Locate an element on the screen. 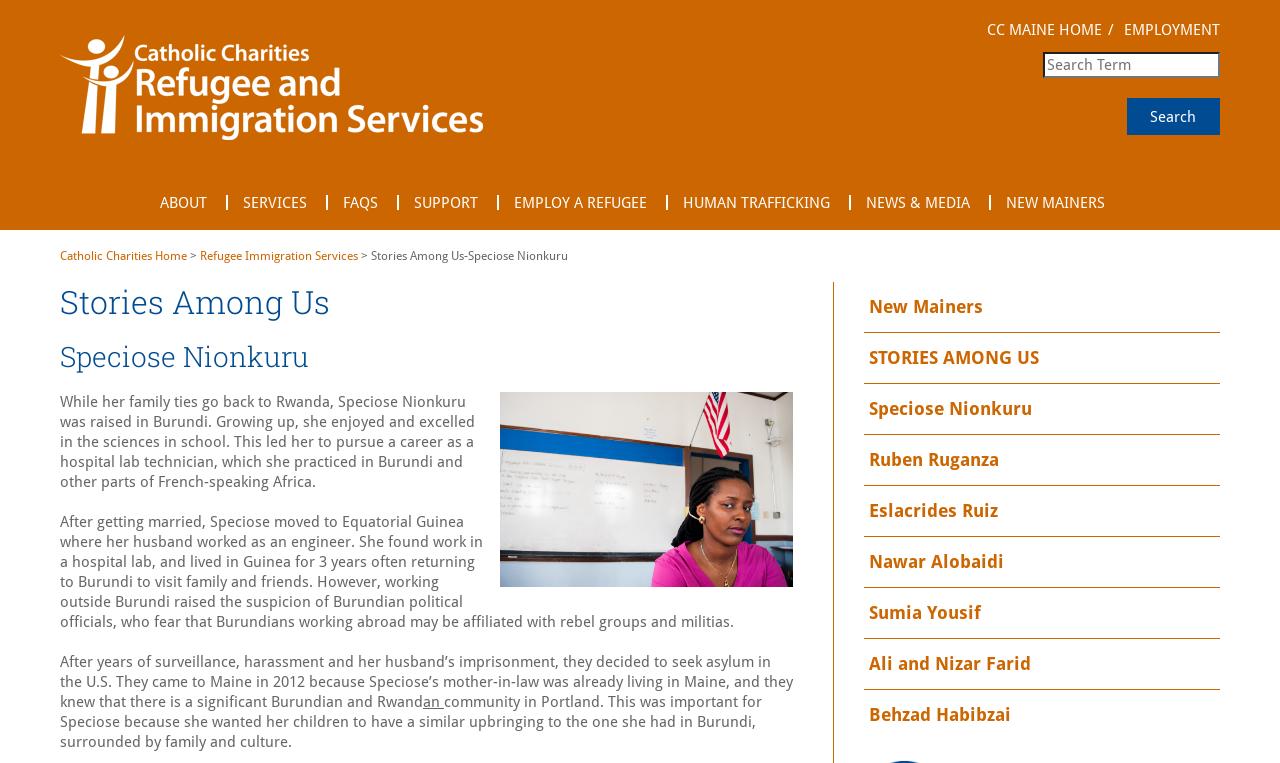 The width and height of the screenshot is (1280, 763). '> Stories Among Us-Speciose Nionkuru' is located at coordinates (461, 254).